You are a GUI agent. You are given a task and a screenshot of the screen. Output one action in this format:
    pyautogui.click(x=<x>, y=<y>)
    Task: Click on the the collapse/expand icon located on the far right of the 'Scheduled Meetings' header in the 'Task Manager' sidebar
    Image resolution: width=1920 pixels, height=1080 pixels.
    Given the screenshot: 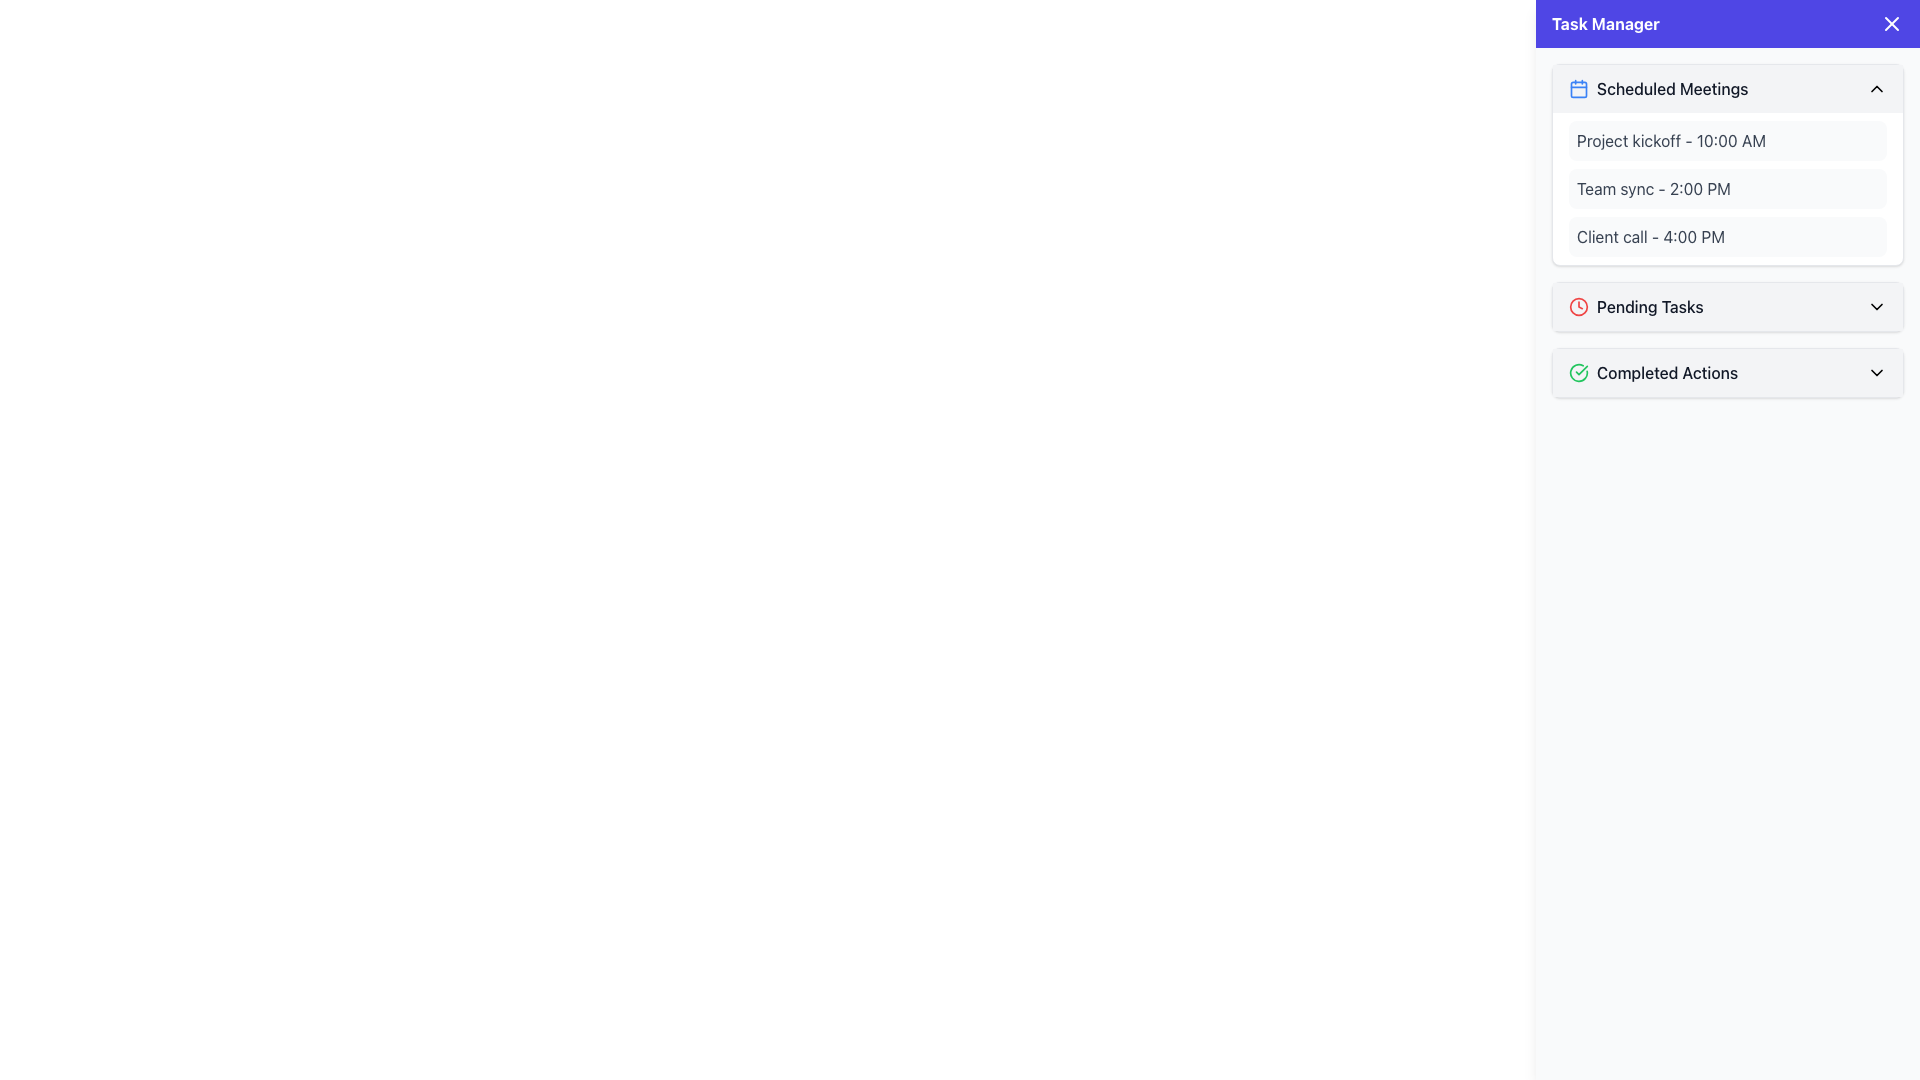 What is the action you would take?
    pyautogui.click(x=1875, y=87)
    